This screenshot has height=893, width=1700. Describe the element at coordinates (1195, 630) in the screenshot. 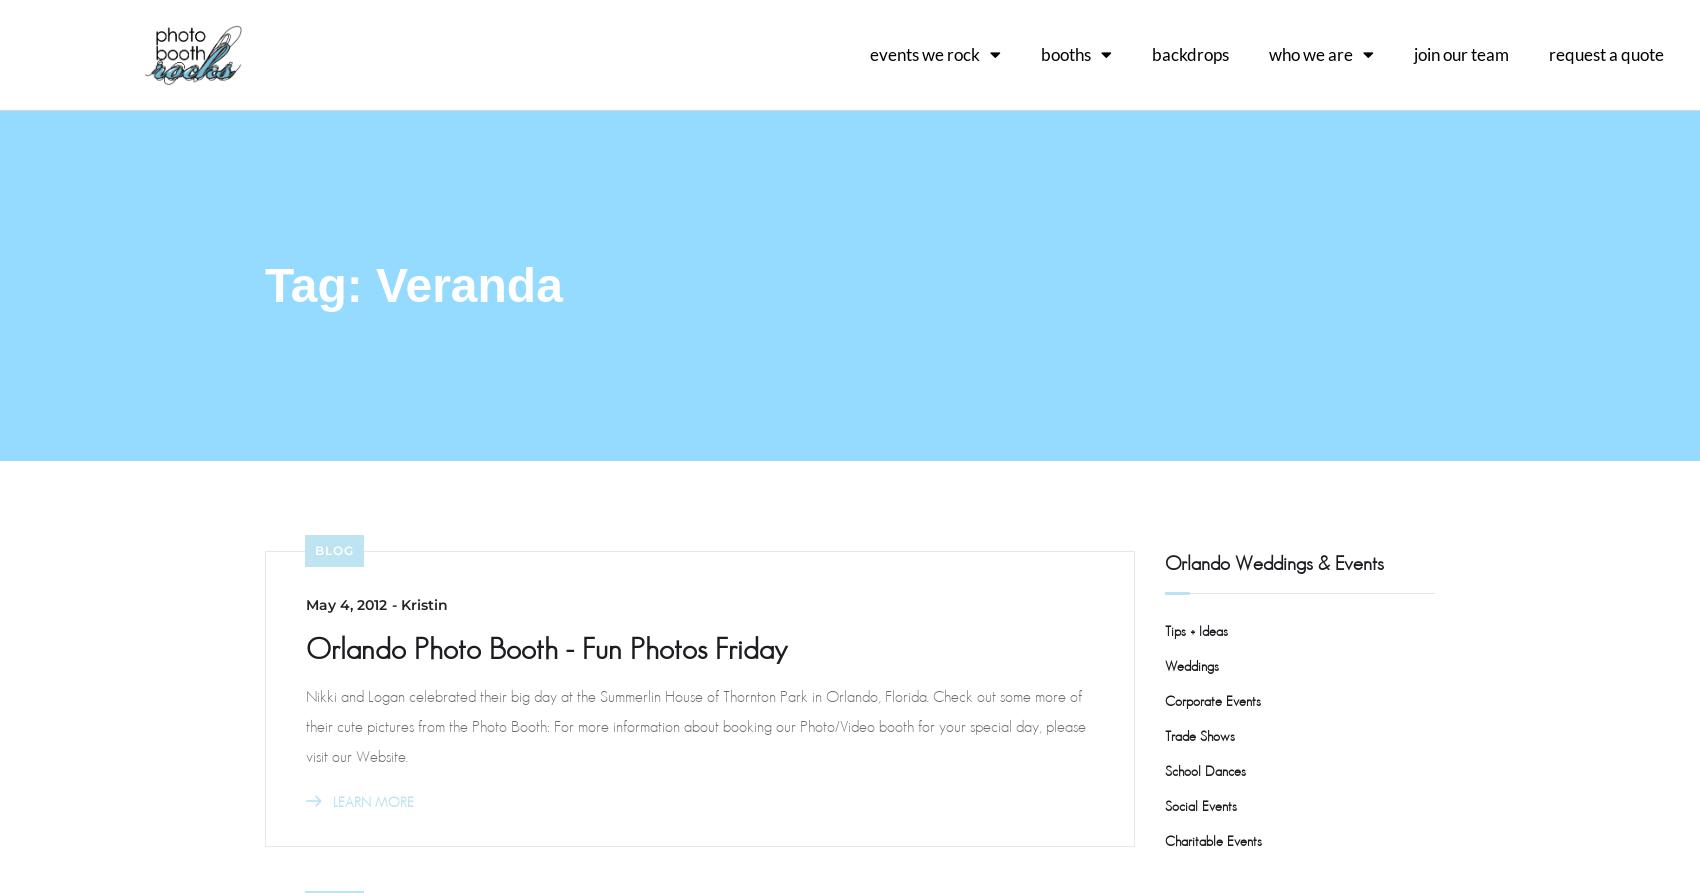

I see `'Tips + Ideas'` at that location.